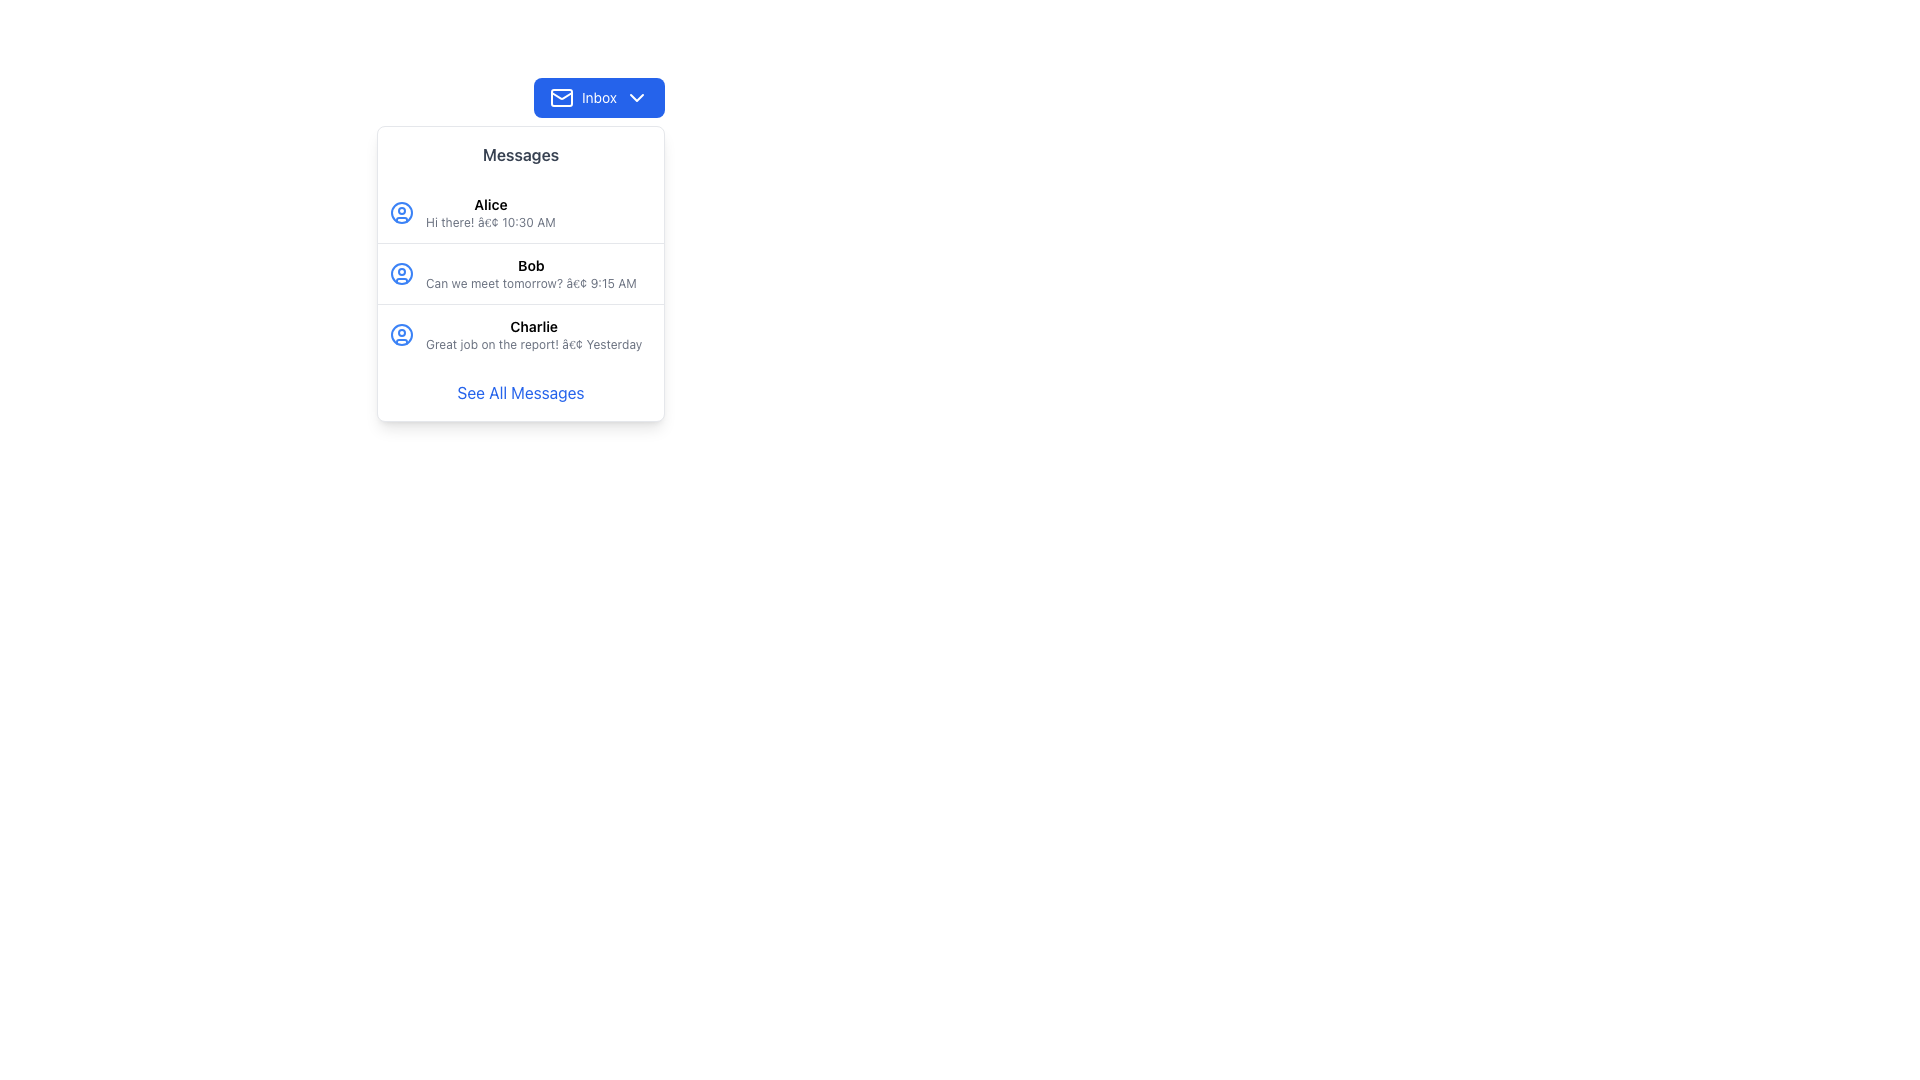 Image resolution: width=1920 pixels, height=1080 pixels. Describe the element at coordinates (401, 212) in the screenshot. I see `the Profile Icon that visually identifies the sender 'Alice', which is the first icon in the messages dropdown` at that location.